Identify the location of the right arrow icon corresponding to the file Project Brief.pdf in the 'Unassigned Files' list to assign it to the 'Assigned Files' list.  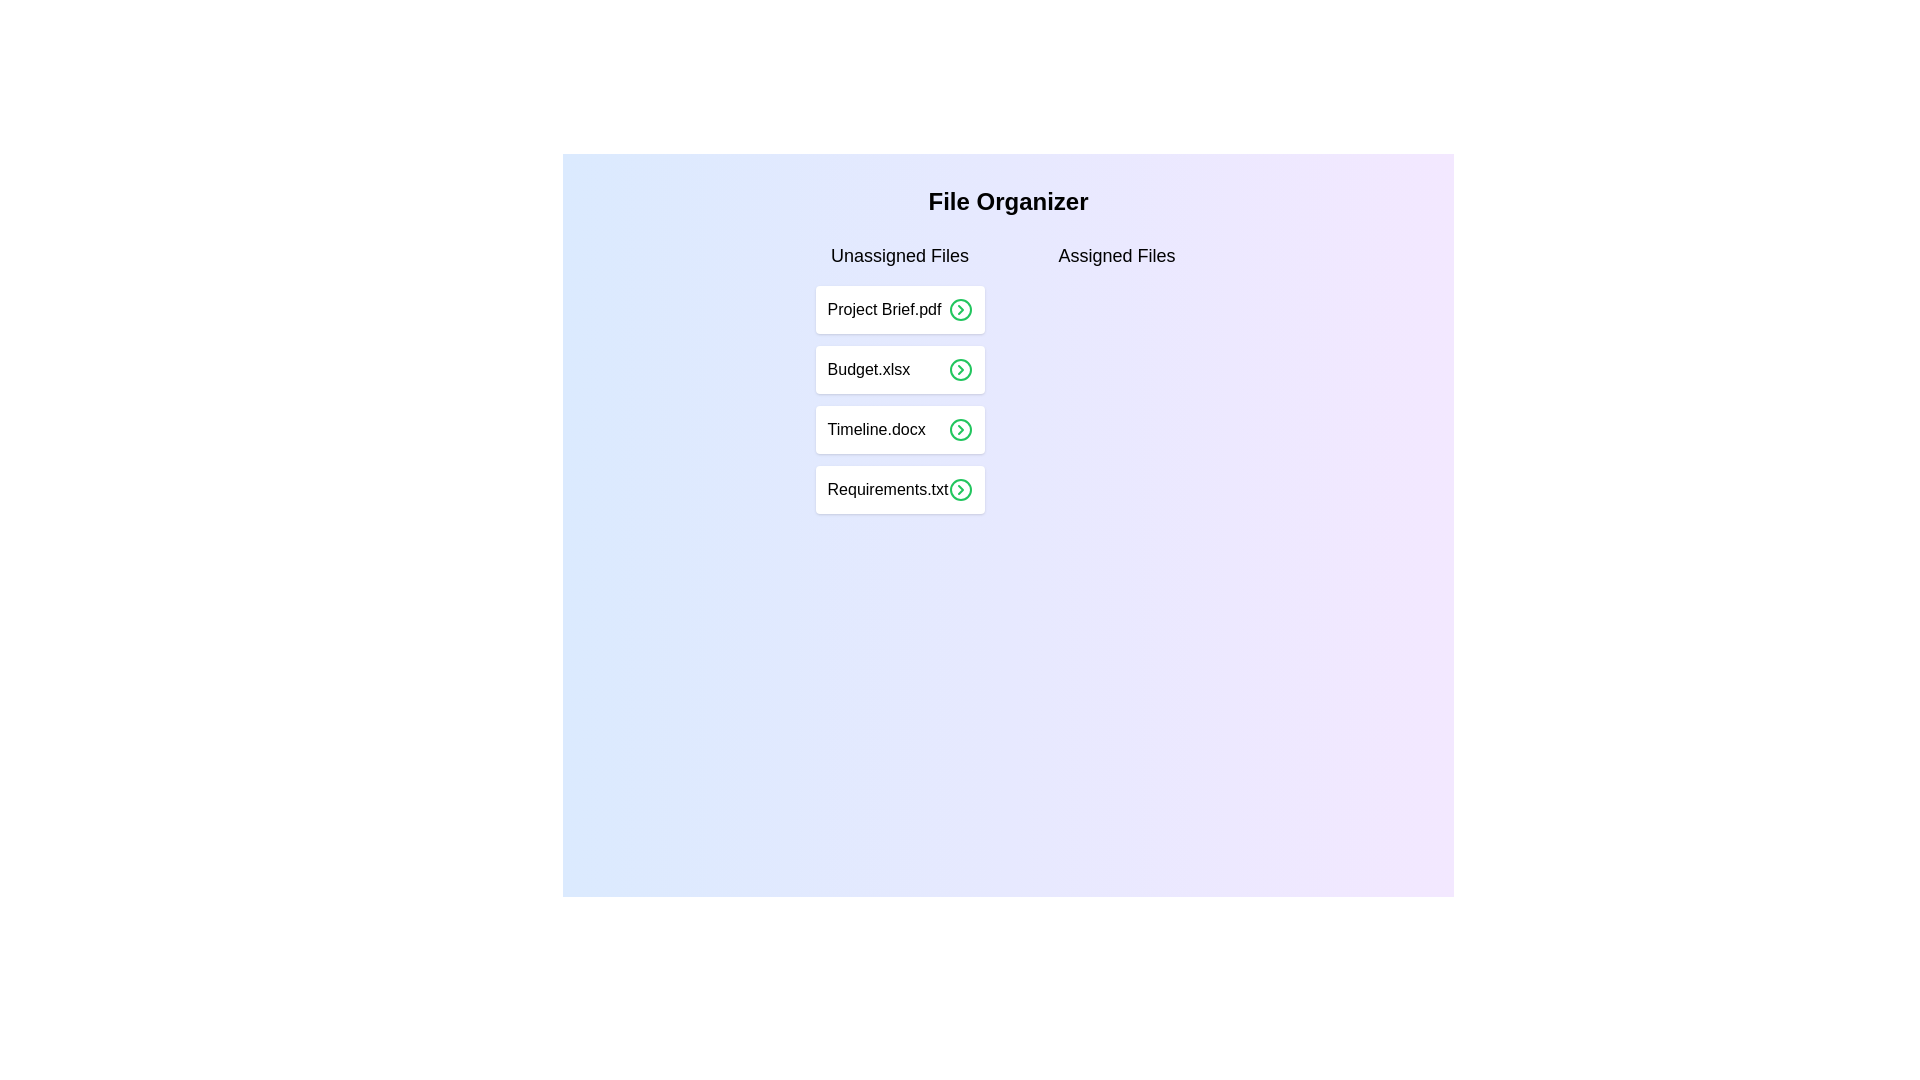
(960, 309).